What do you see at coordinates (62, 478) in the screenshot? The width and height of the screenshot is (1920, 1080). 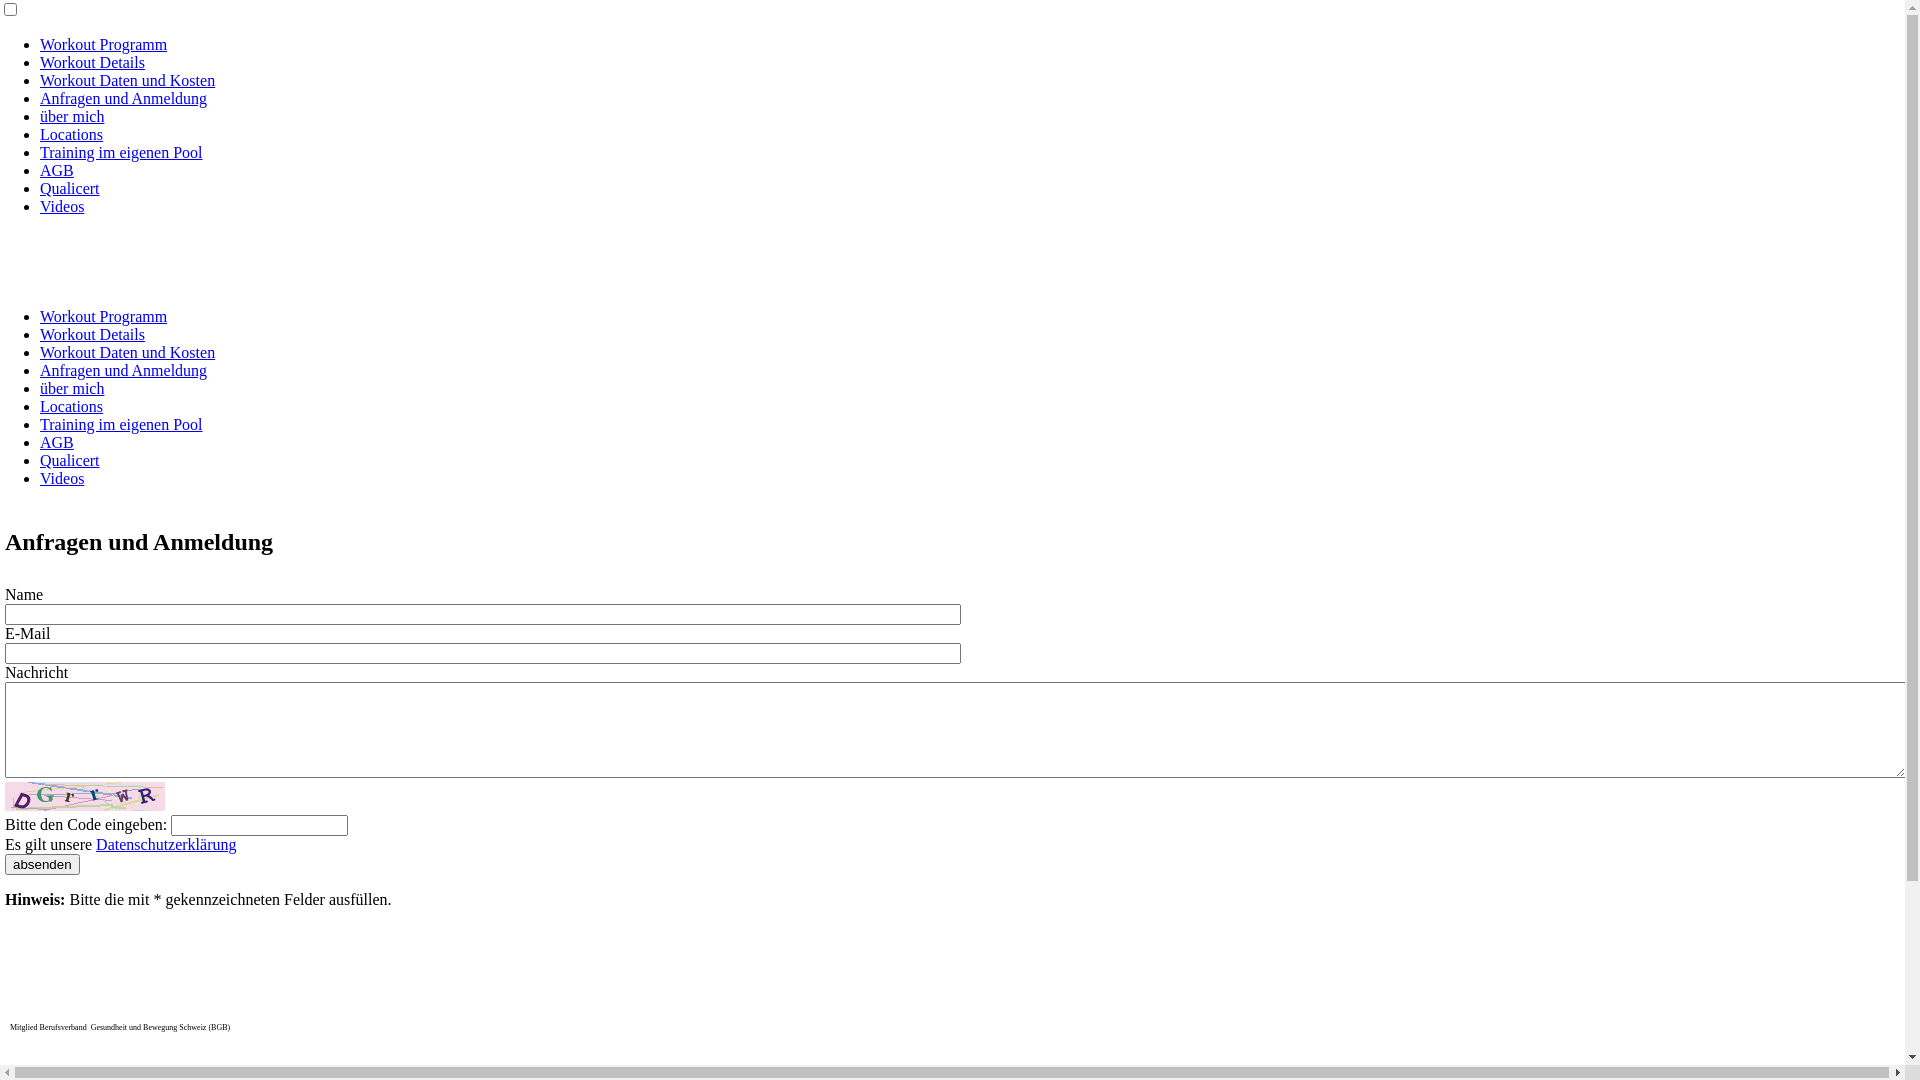 I see `'Videos'` at bounding box center [62, 478].